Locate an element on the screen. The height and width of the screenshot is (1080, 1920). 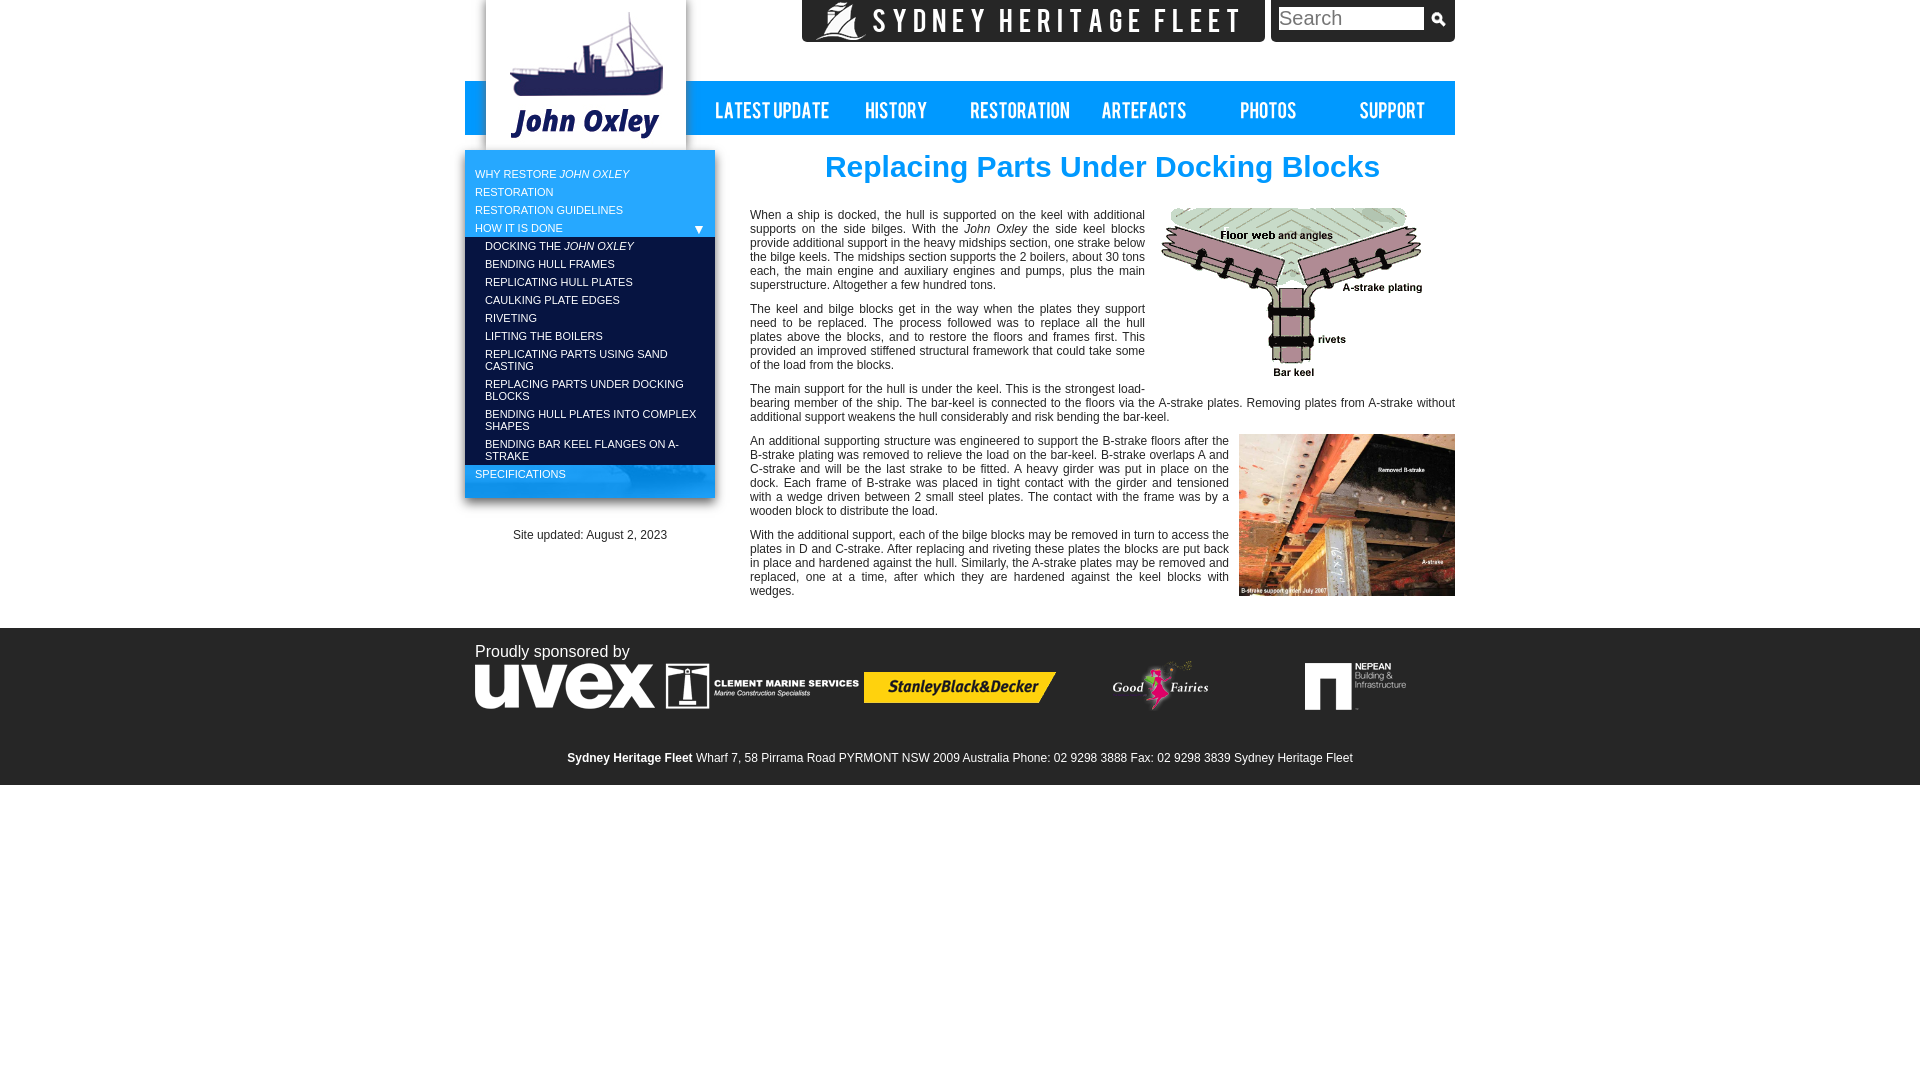
'HOW IT IS DONE' is located at coordinates (589, 226).